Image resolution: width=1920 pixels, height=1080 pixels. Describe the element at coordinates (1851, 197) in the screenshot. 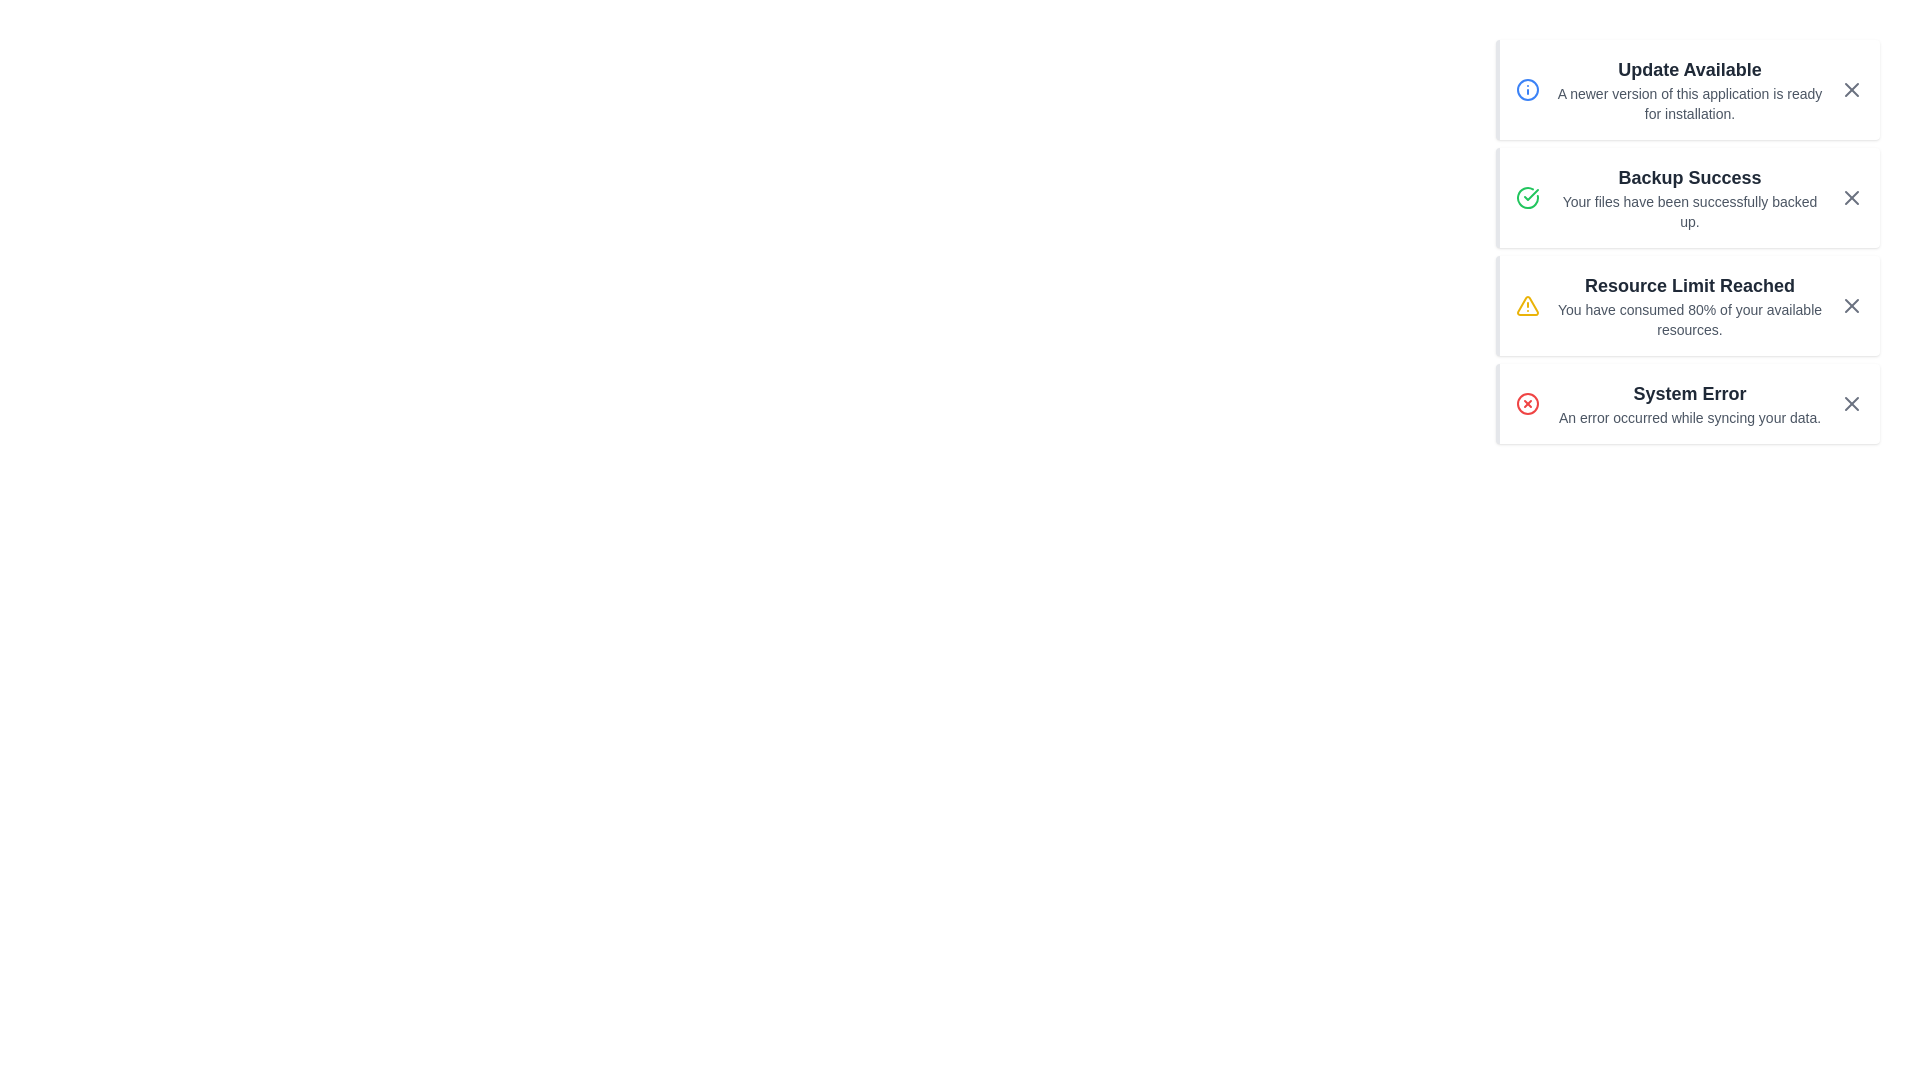

I see `the close button icon located in the top right corner of the notification box` at that location.